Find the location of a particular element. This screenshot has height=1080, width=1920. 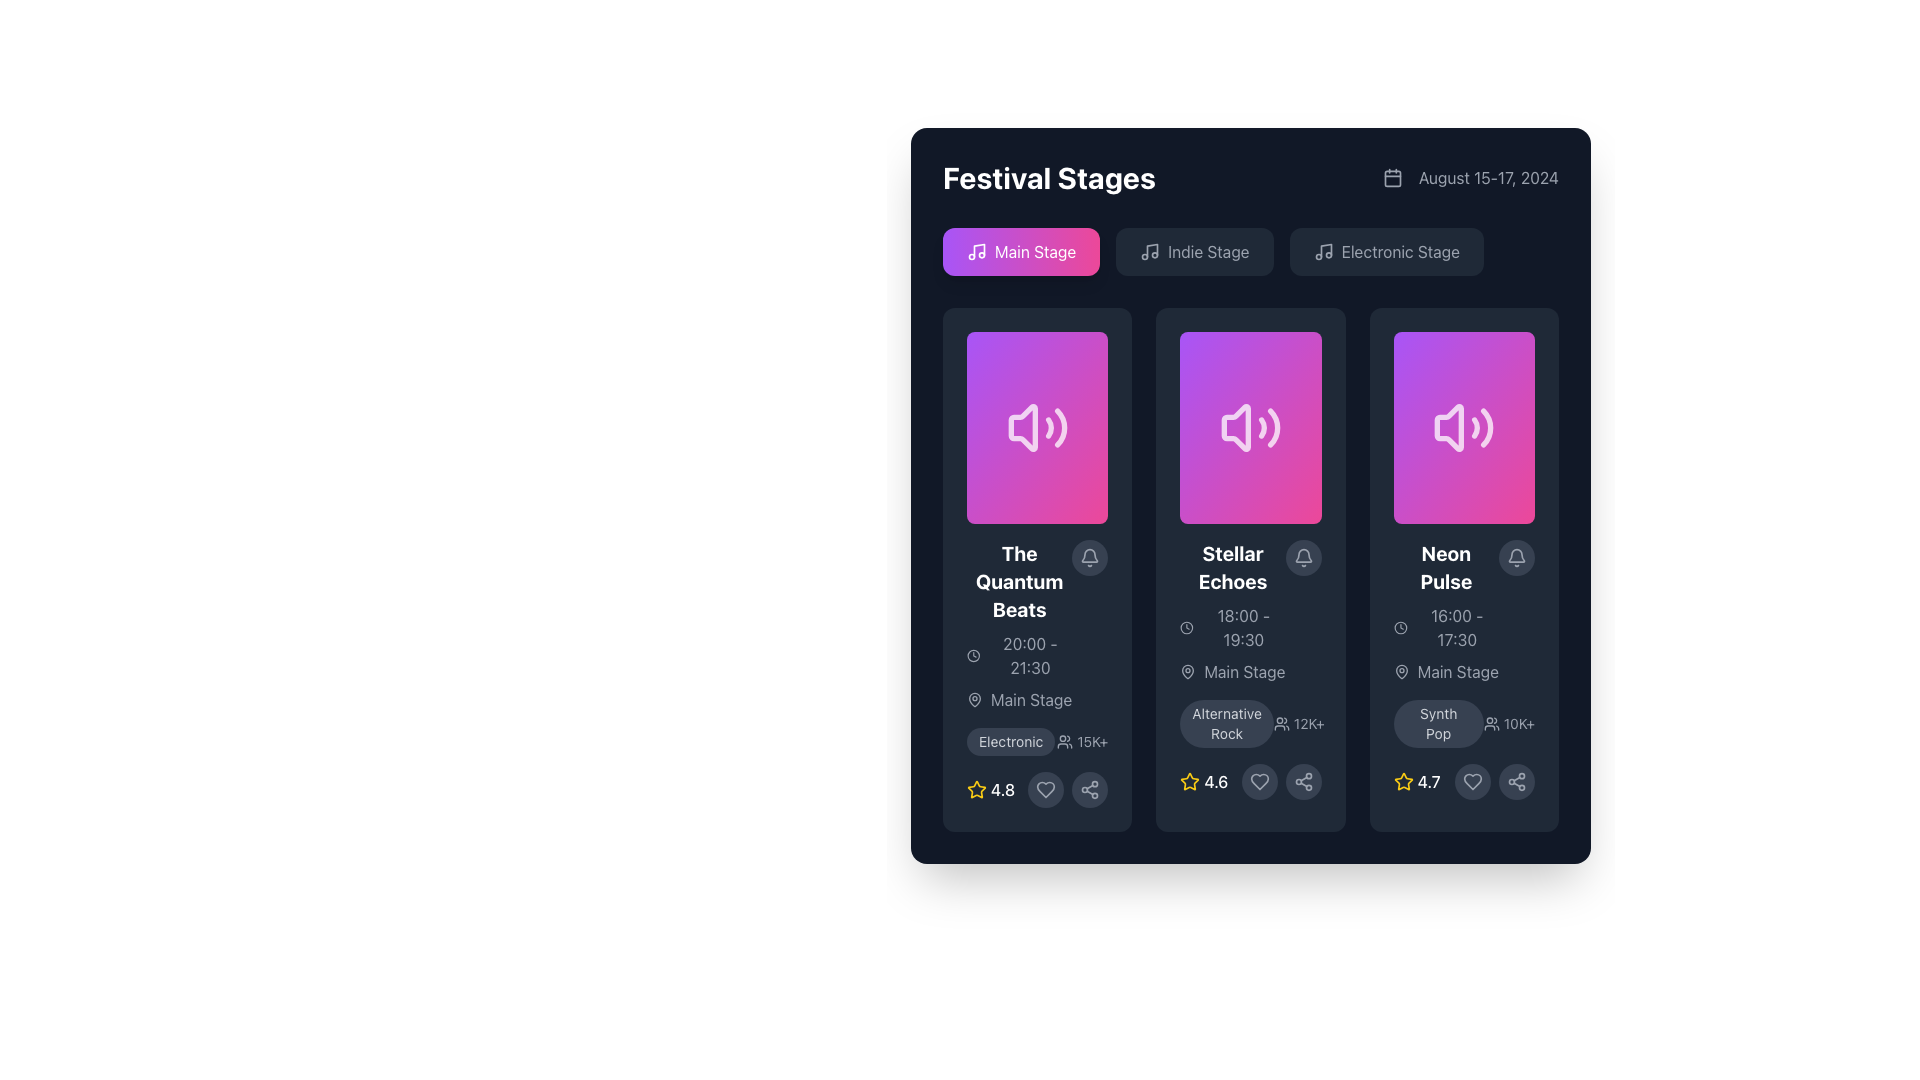

the small musical note icon located within the button labeled 'Indie Stage', which is styled with a minimalistic design and white stroke is located at coordinates (1150, 250).